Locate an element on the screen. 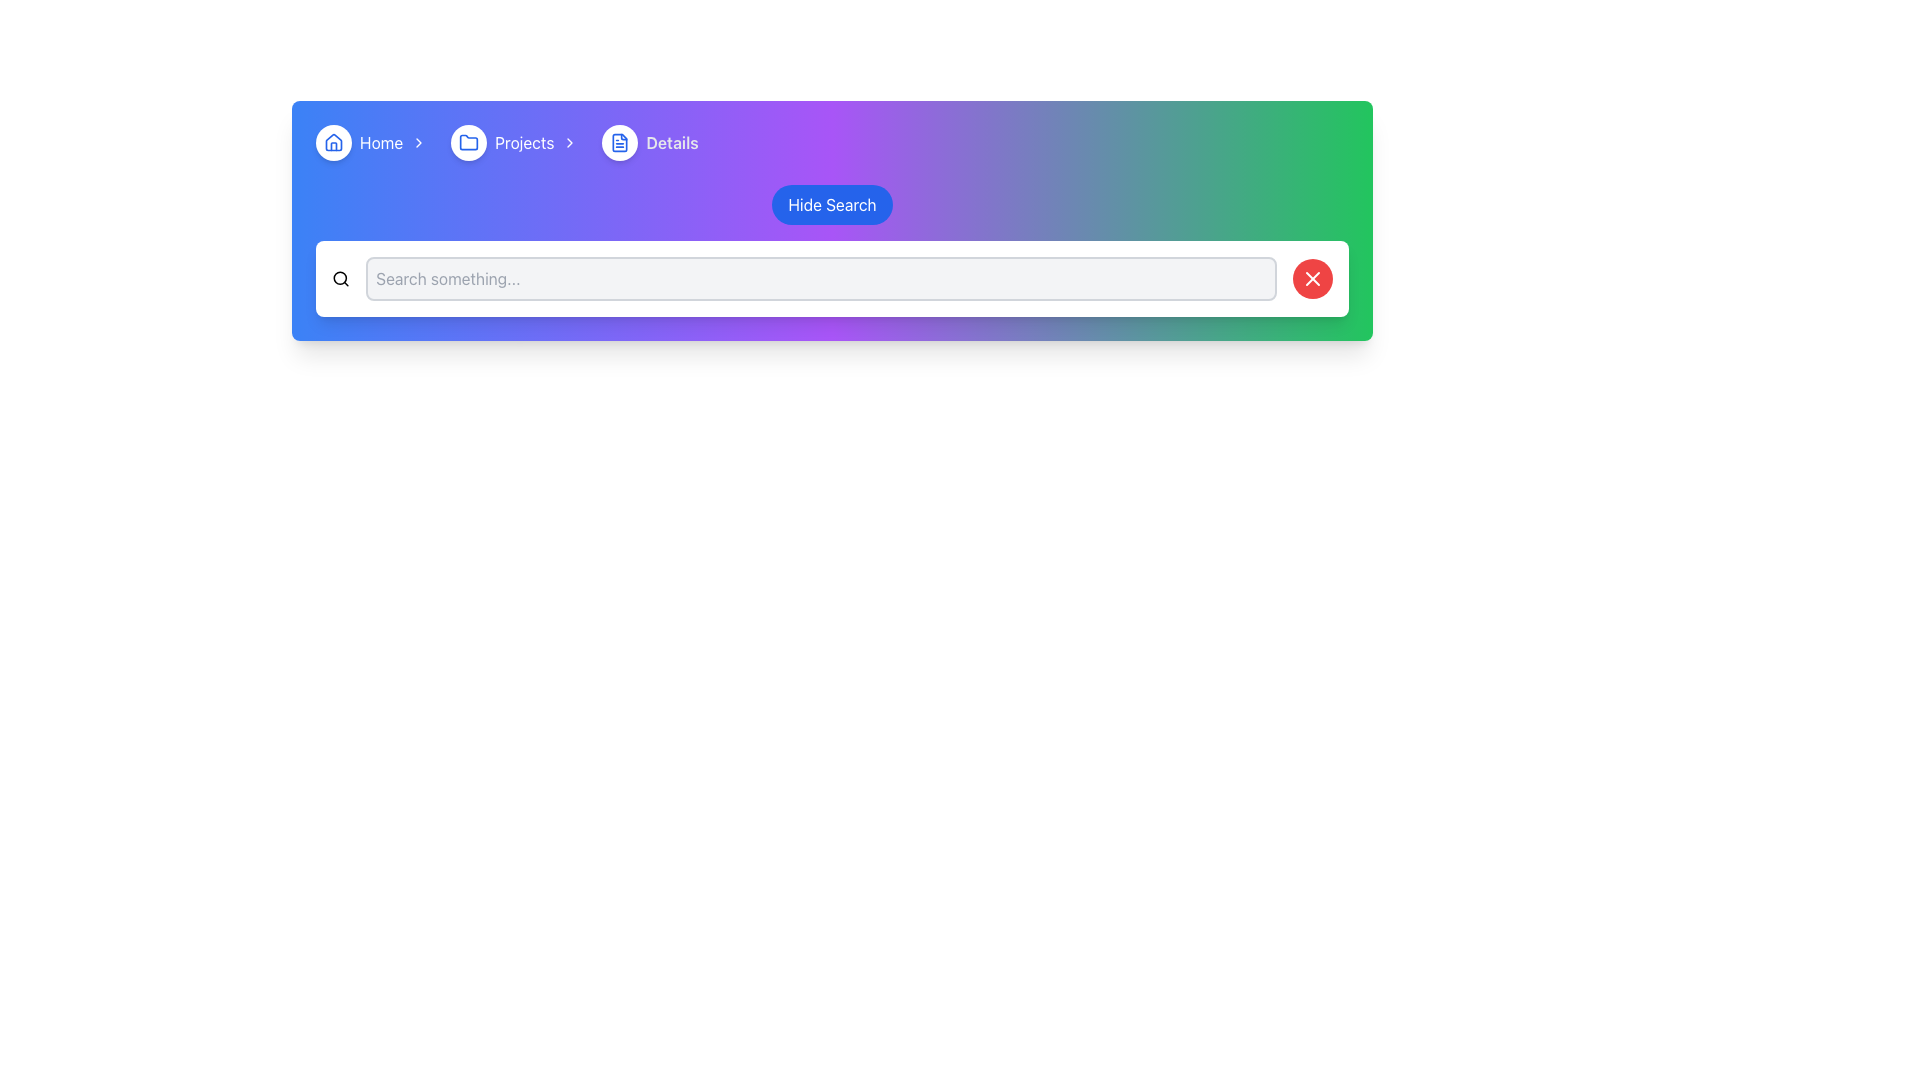 Image resolution: width=1920 pixels, height=1080 pixels. the close or cancel icon button, which is located within a red circular background at the right end of the search bar is located at coordinates (1313, 278).